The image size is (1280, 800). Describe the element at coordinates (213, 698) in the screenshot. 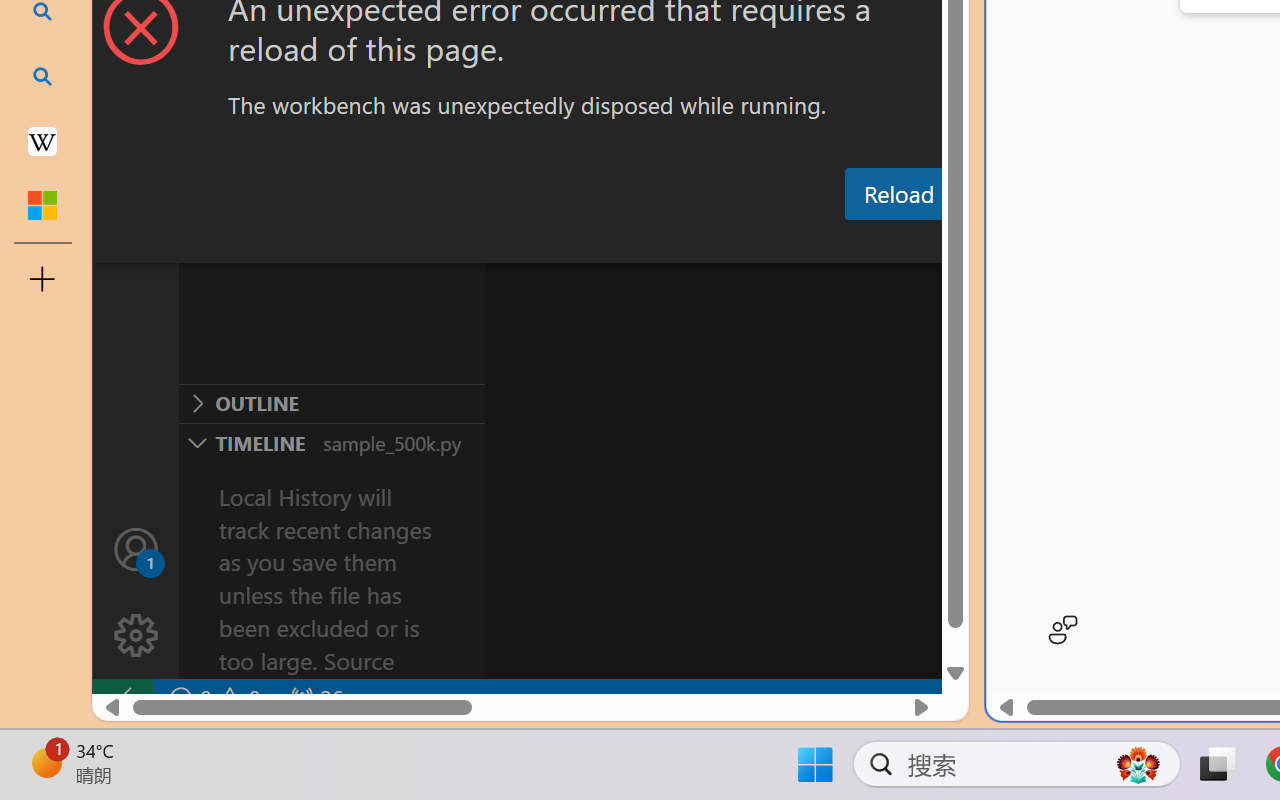

I see `'No Problems'` at that location.